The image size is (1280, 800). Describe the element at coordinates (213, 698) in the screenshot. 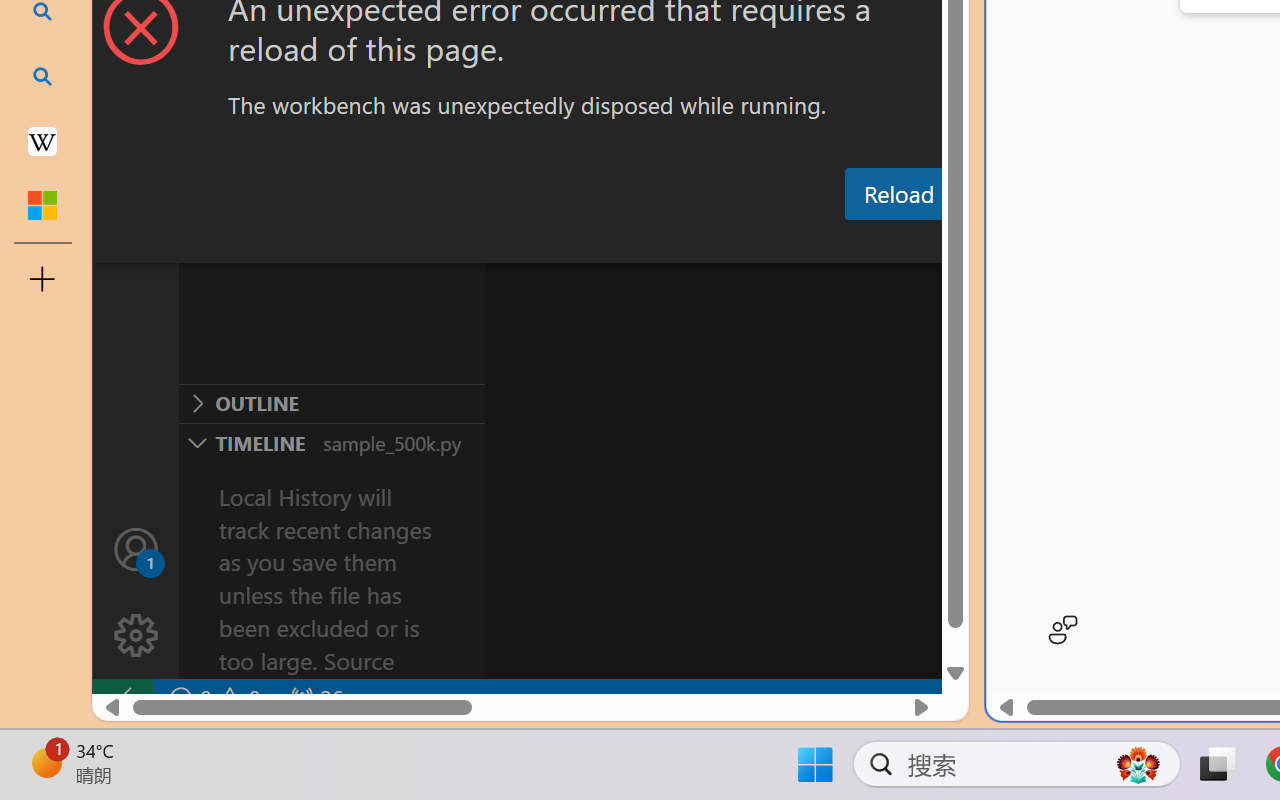

I see `'No Problems'` at that location.